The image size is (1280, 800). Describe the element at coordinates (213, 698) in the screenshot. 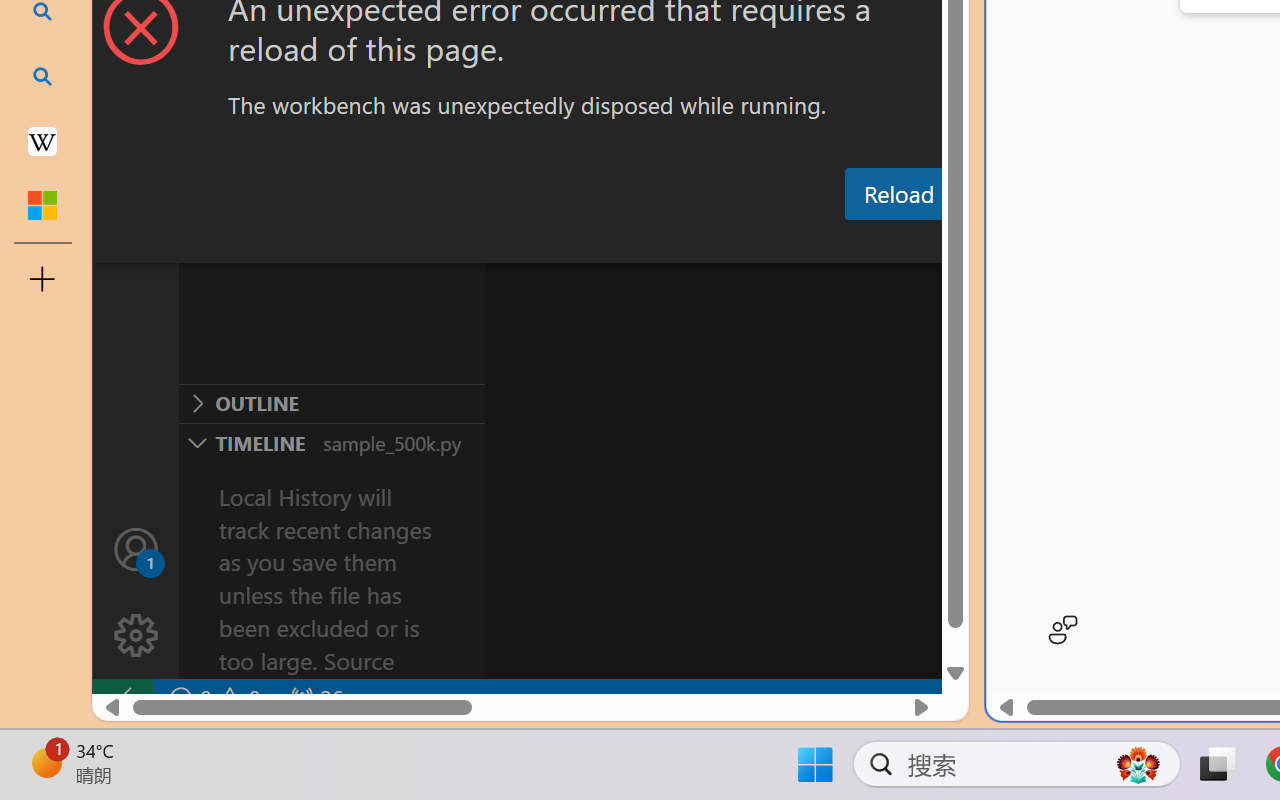

I see `'No Problems'` at that location.